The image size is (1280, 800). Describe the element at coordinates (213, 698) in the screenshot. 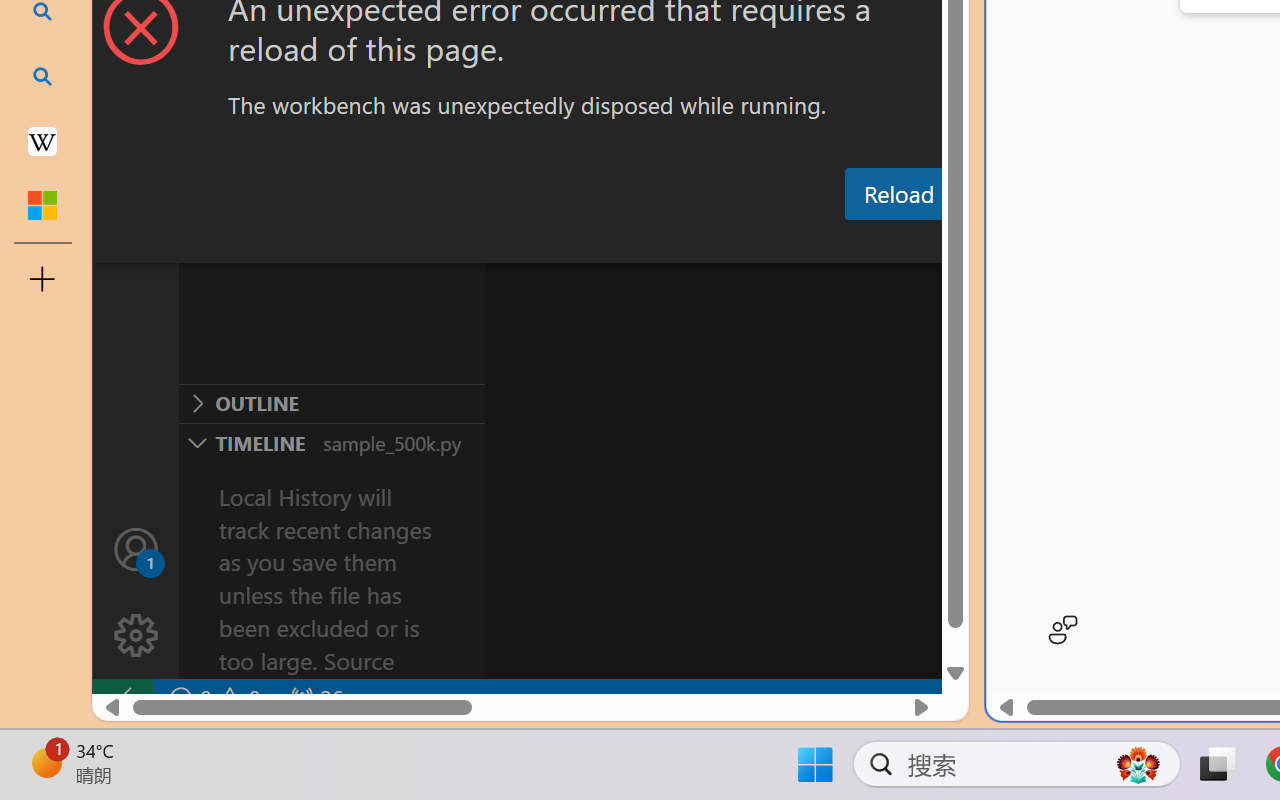

I see `'No Problems'` at that location.